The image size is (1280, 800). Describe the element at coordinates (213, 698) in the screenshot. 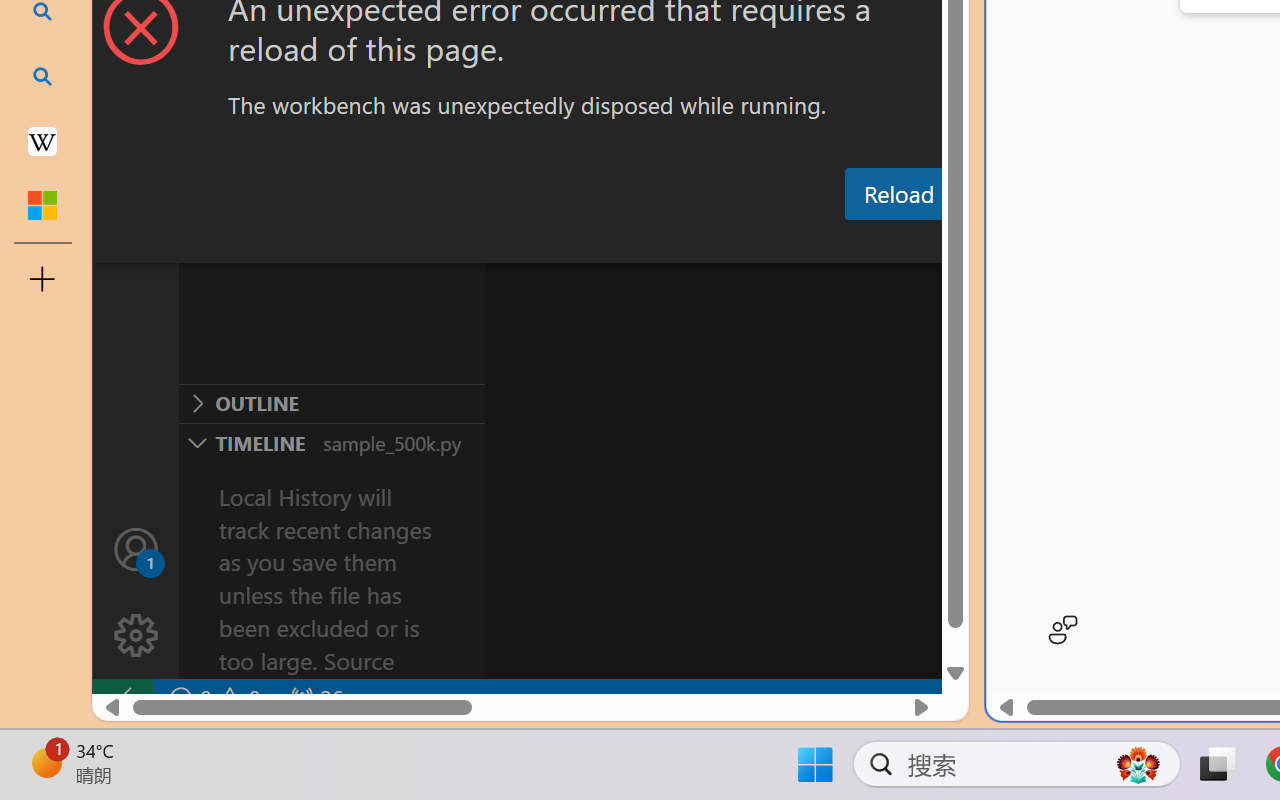

I see `'No Problems'` at that location.